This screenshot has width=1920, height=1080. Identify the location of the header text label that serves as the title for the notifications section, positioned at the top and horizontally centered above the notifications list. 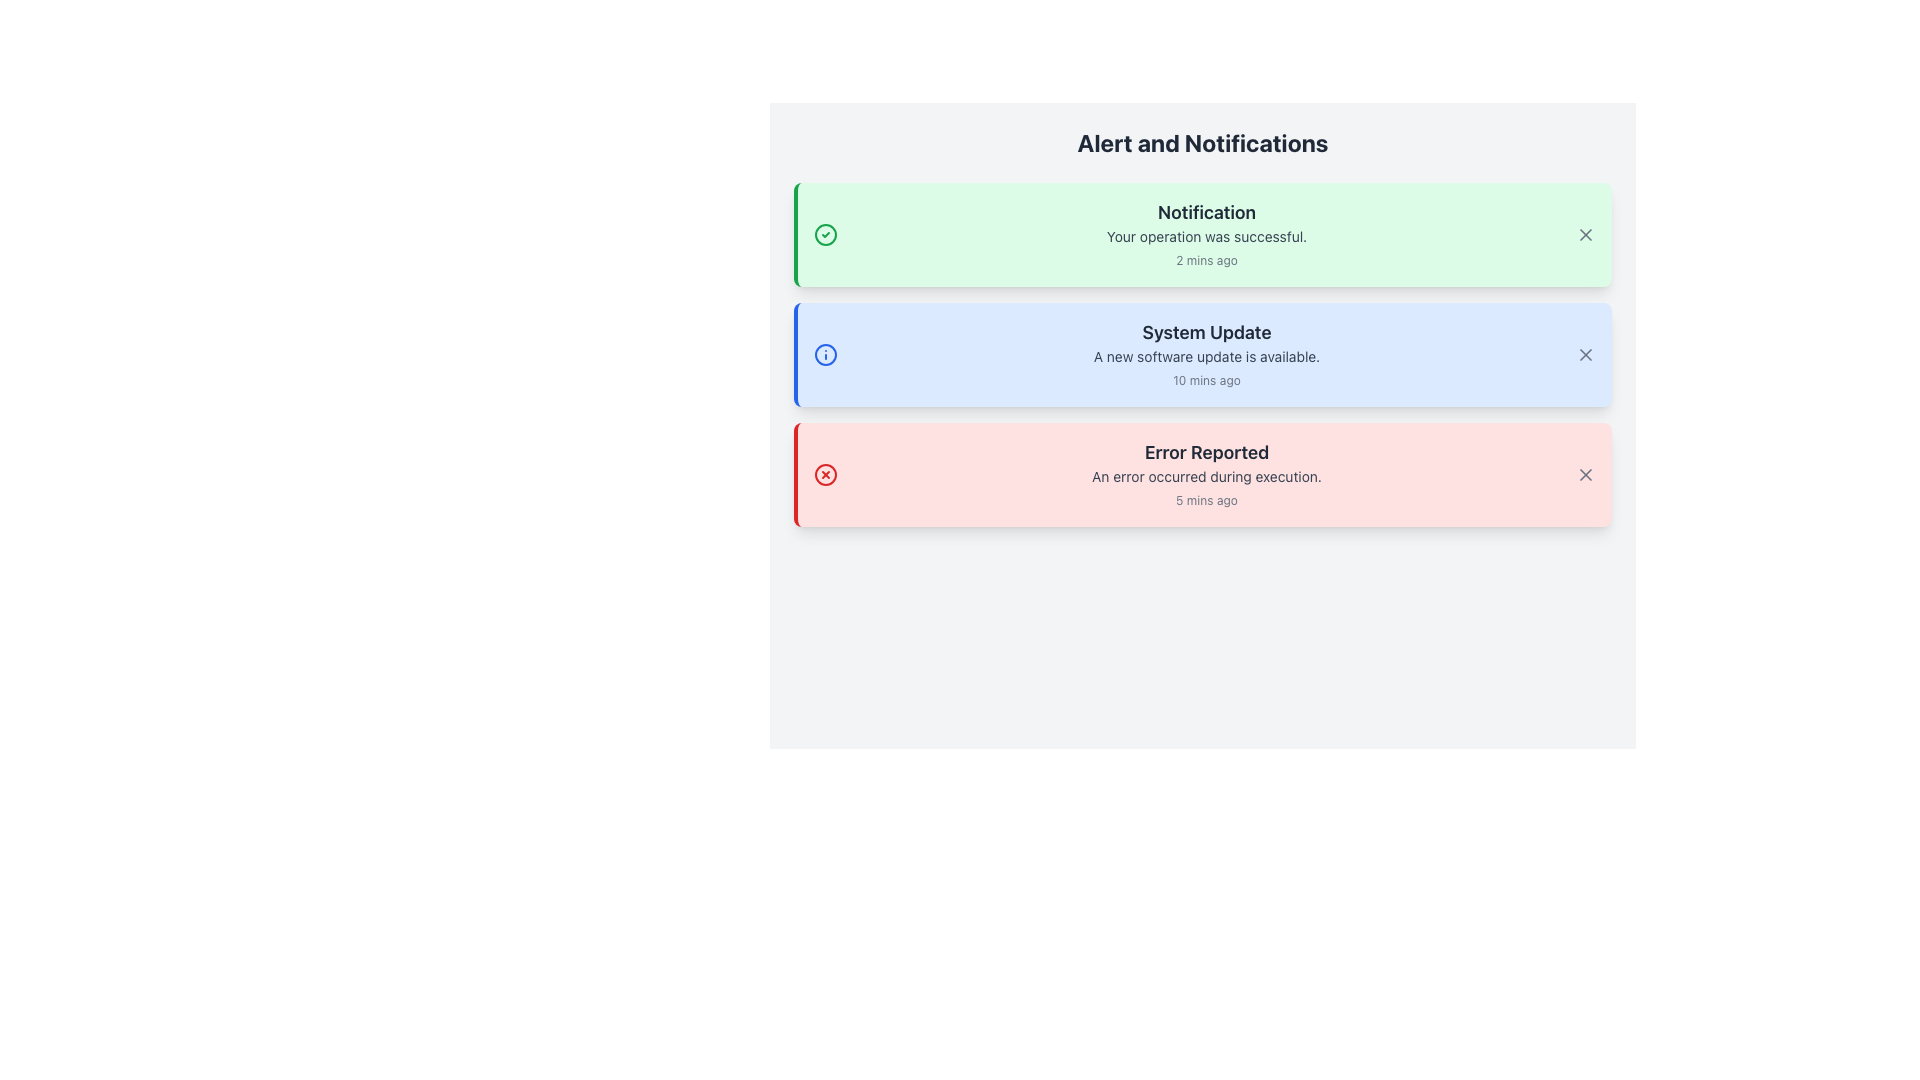
(1202, 141).